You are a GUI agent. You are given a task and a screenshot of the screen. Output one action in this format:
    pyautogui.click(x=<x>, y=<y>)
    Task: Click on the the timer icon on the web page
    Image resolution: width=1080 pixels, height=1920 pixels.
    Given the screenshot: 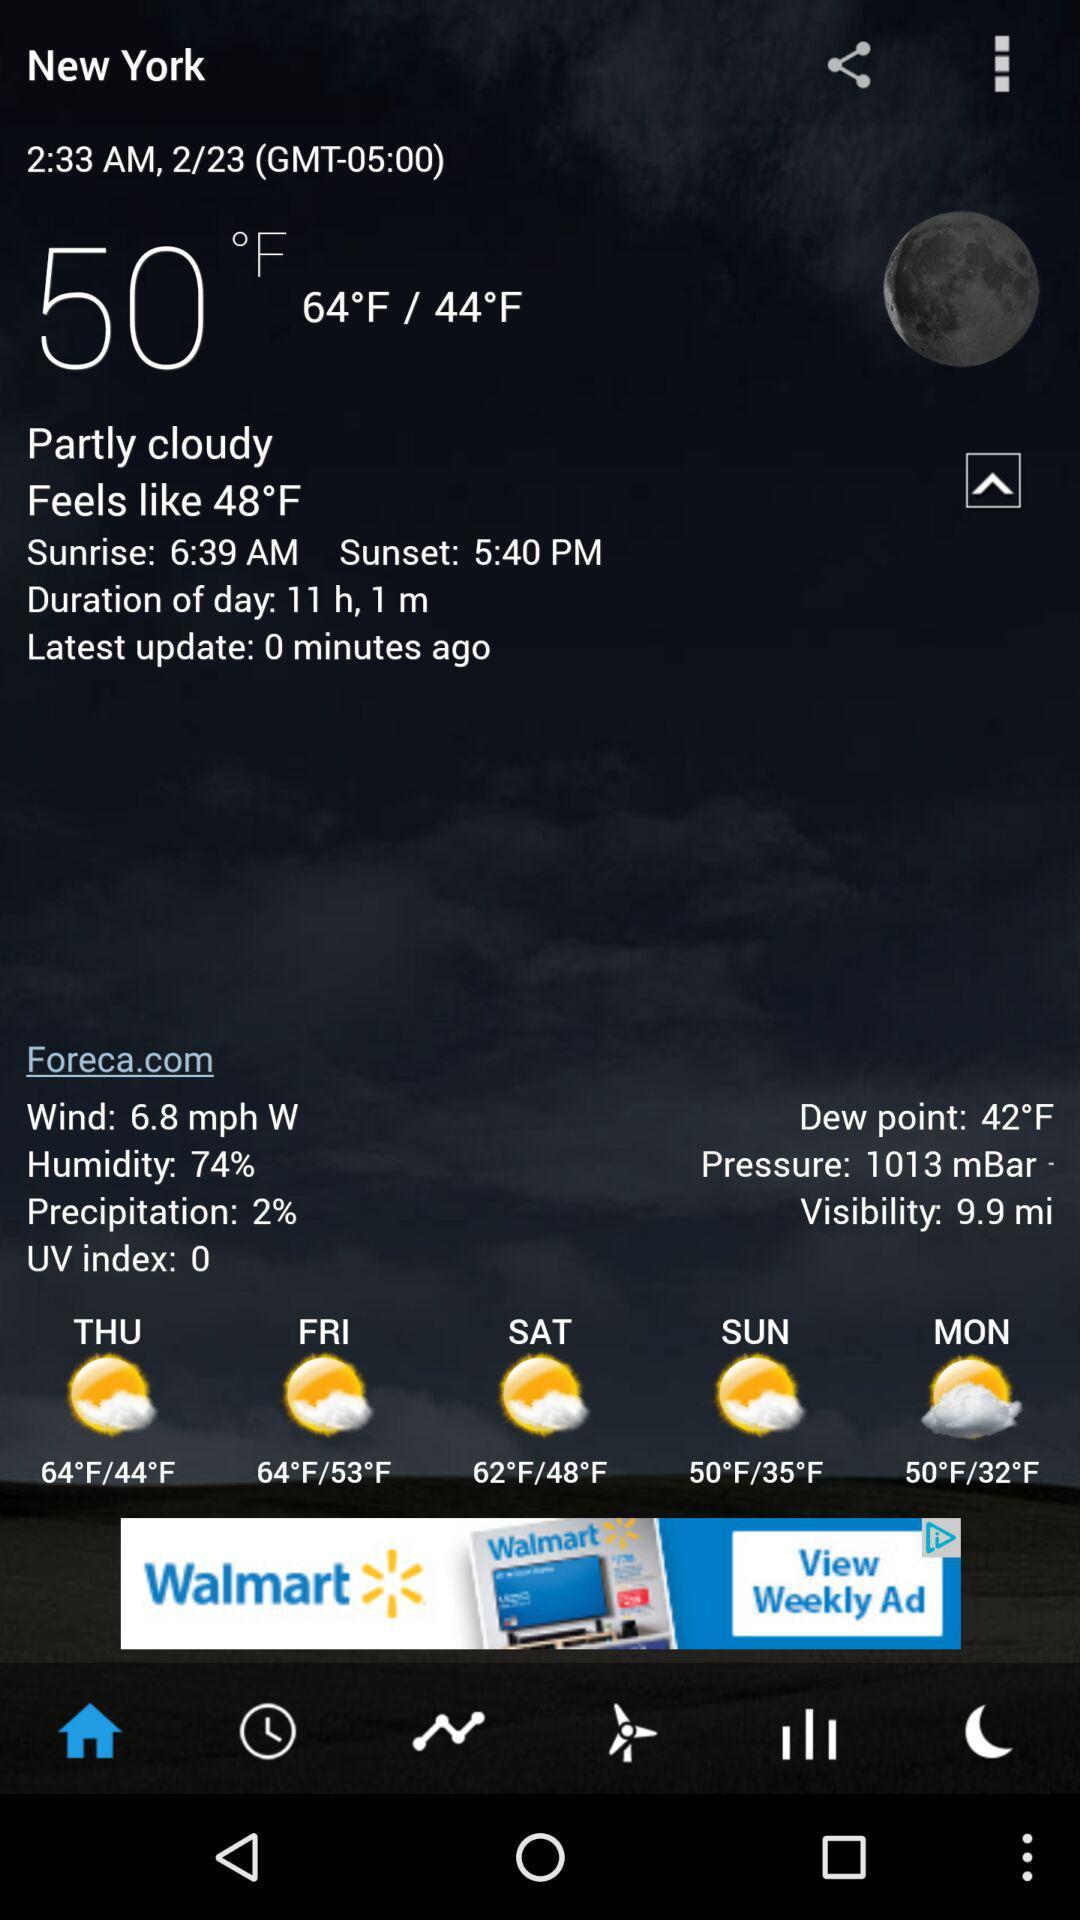 What is the action you would take?
    pyautogui.click(x=270, y=1727)
    